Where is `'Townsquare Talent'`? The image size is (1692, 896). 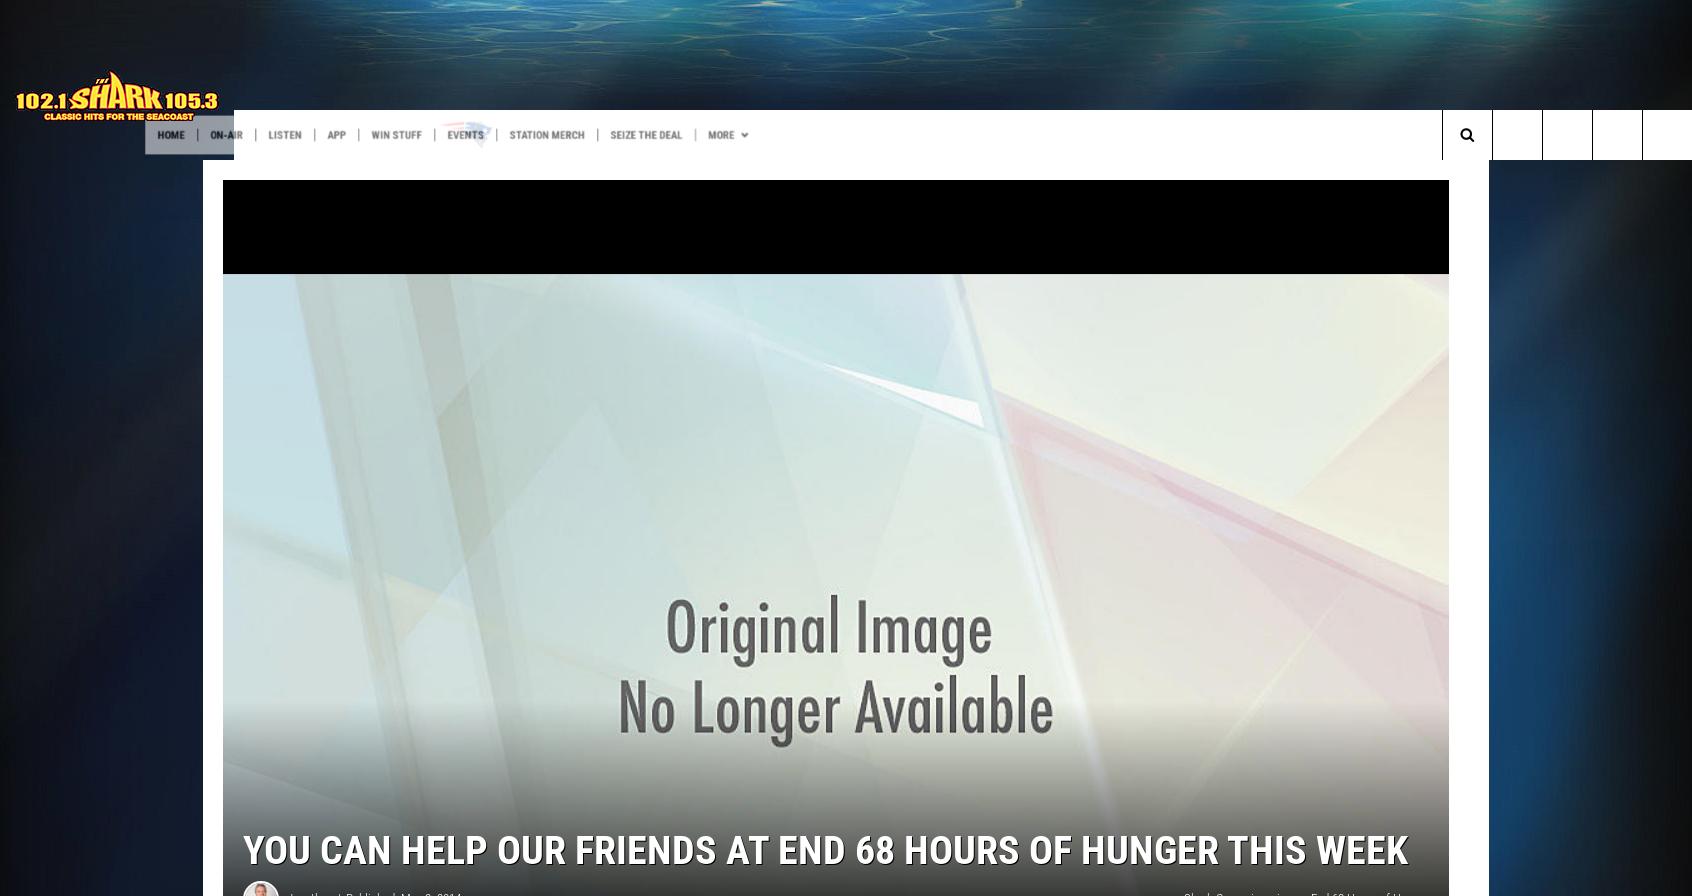
'Townsquare Talent' is located at coordinates (232, 175).